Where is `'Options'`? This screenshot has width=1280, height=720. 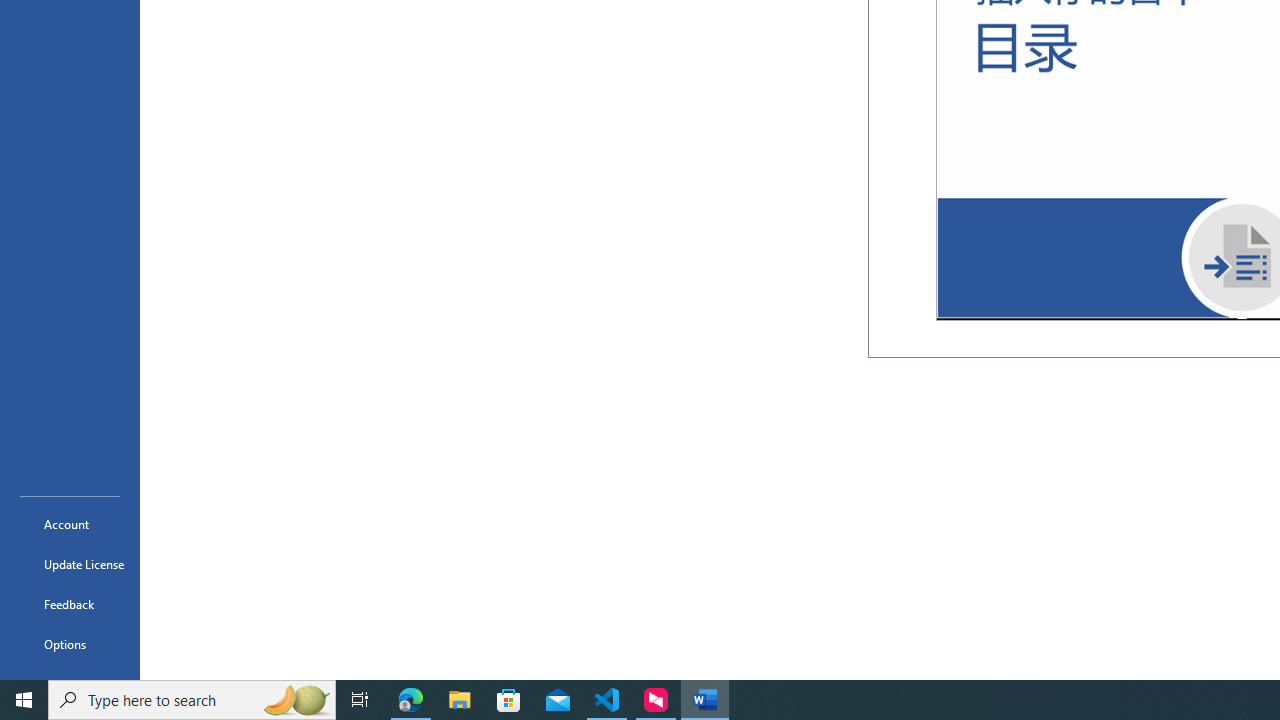
'Options' is located at coordinates (69, 644).